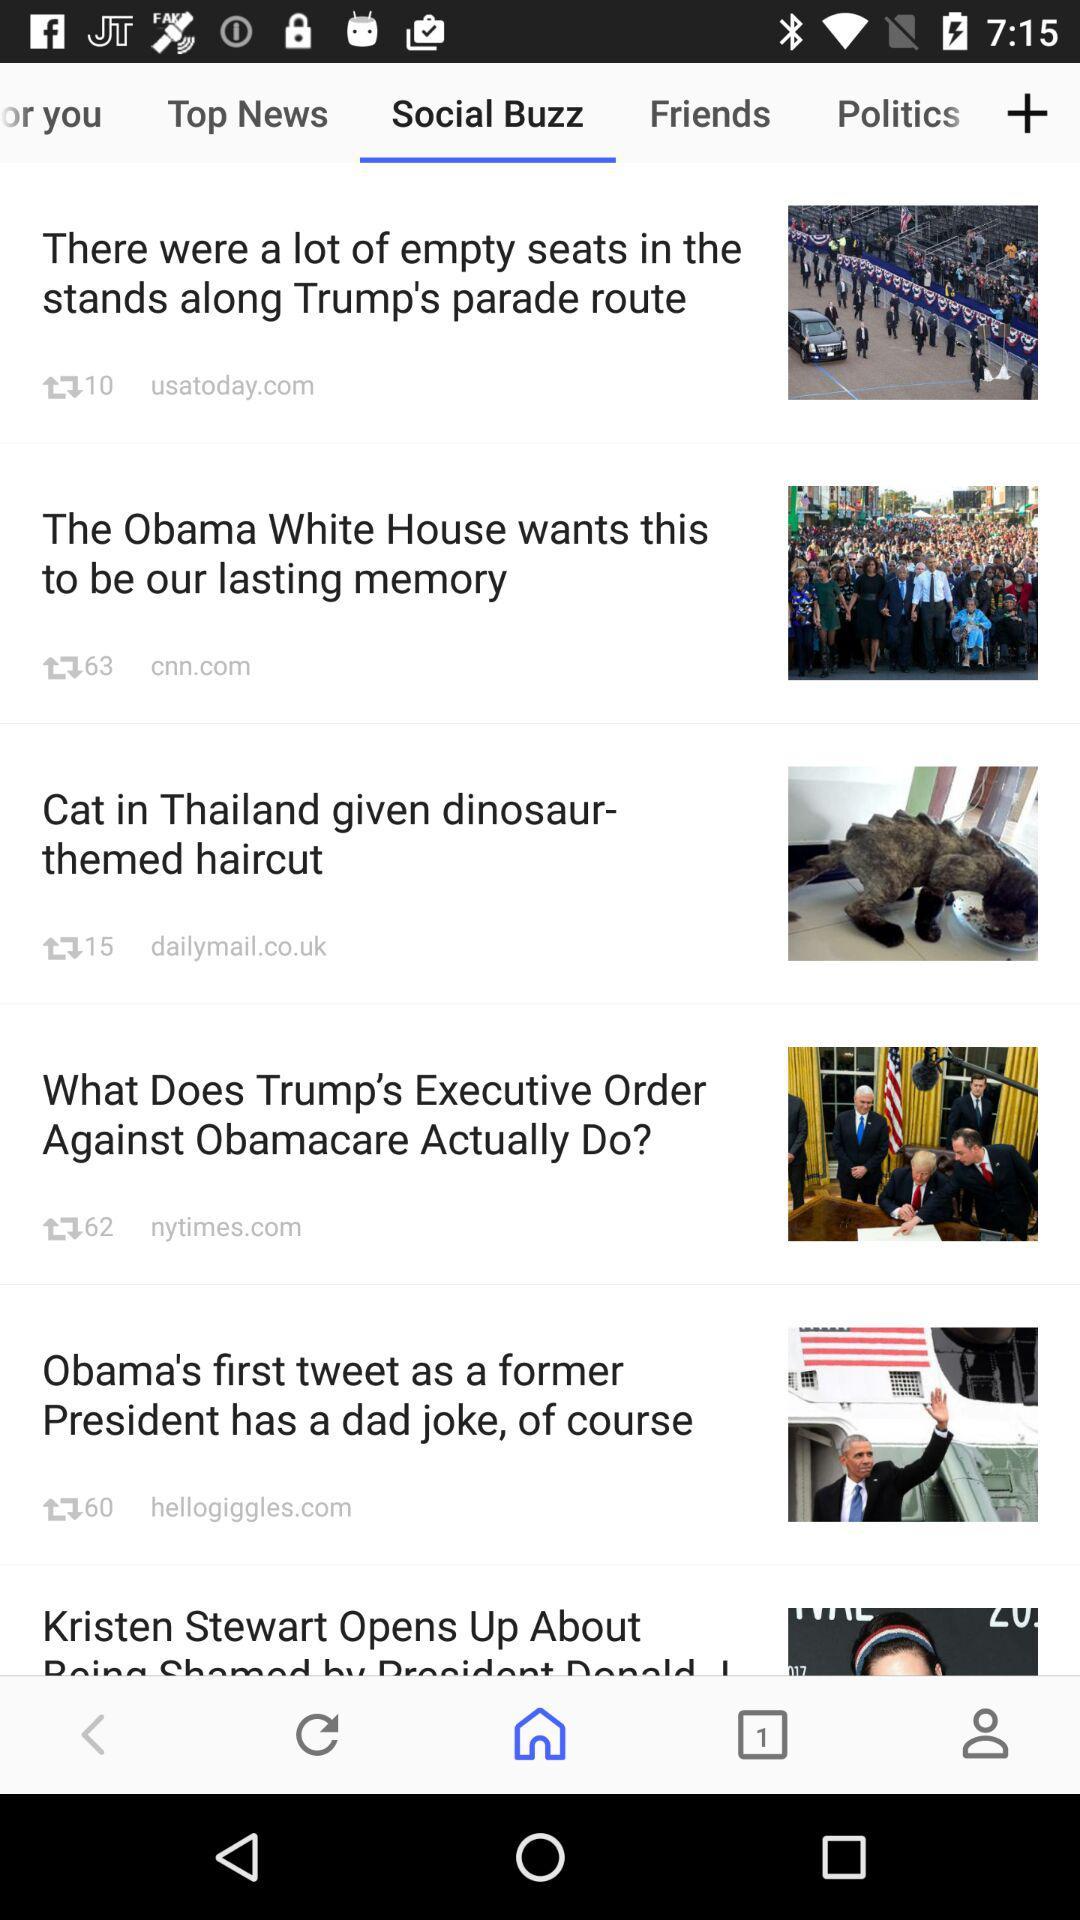 The width and height of the screenshot is (1080, 1920). I want to click on the item next to politics icon, so click(1027, 111).